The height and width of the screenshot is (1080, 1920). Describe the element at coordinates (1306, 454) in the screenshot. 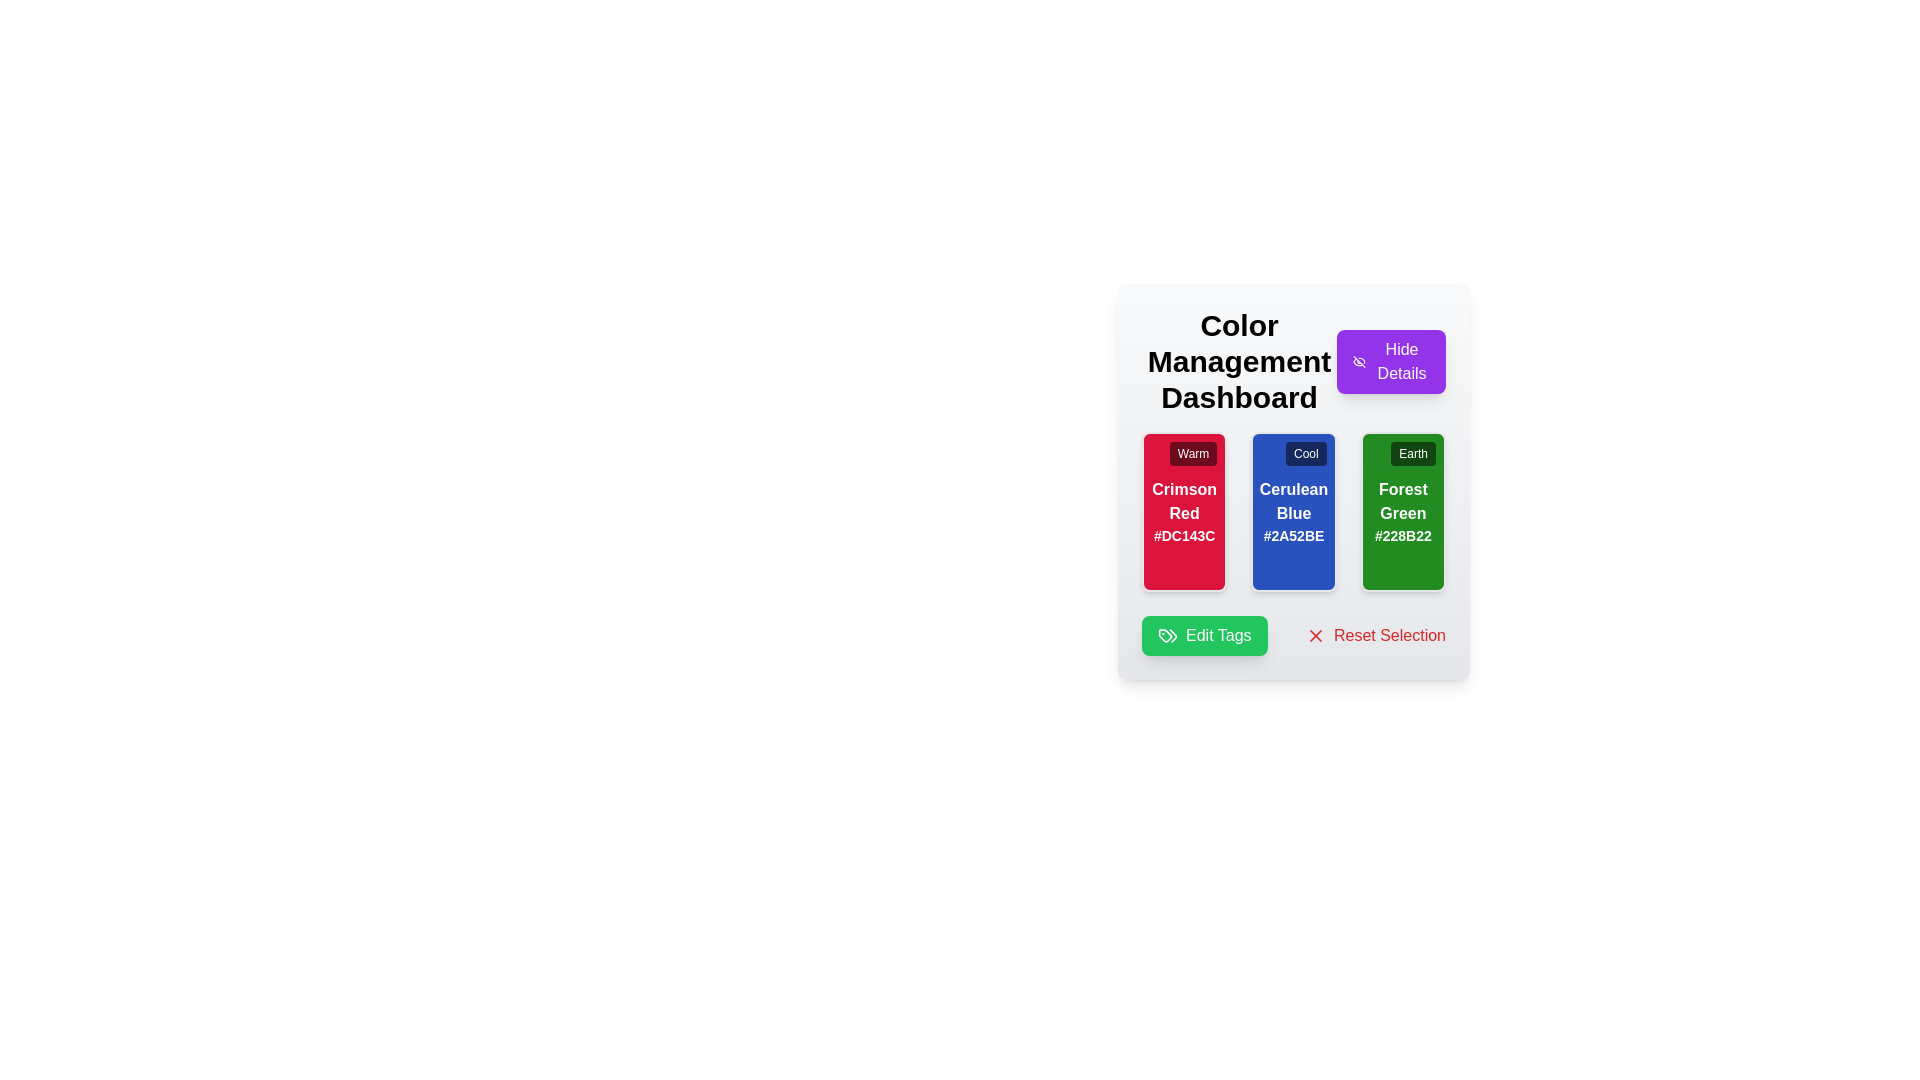

I see `the badge labeled 'Cool' which is positioned in the top-right corner of the blue card labeled 'Cerulean Blue'` at that location.